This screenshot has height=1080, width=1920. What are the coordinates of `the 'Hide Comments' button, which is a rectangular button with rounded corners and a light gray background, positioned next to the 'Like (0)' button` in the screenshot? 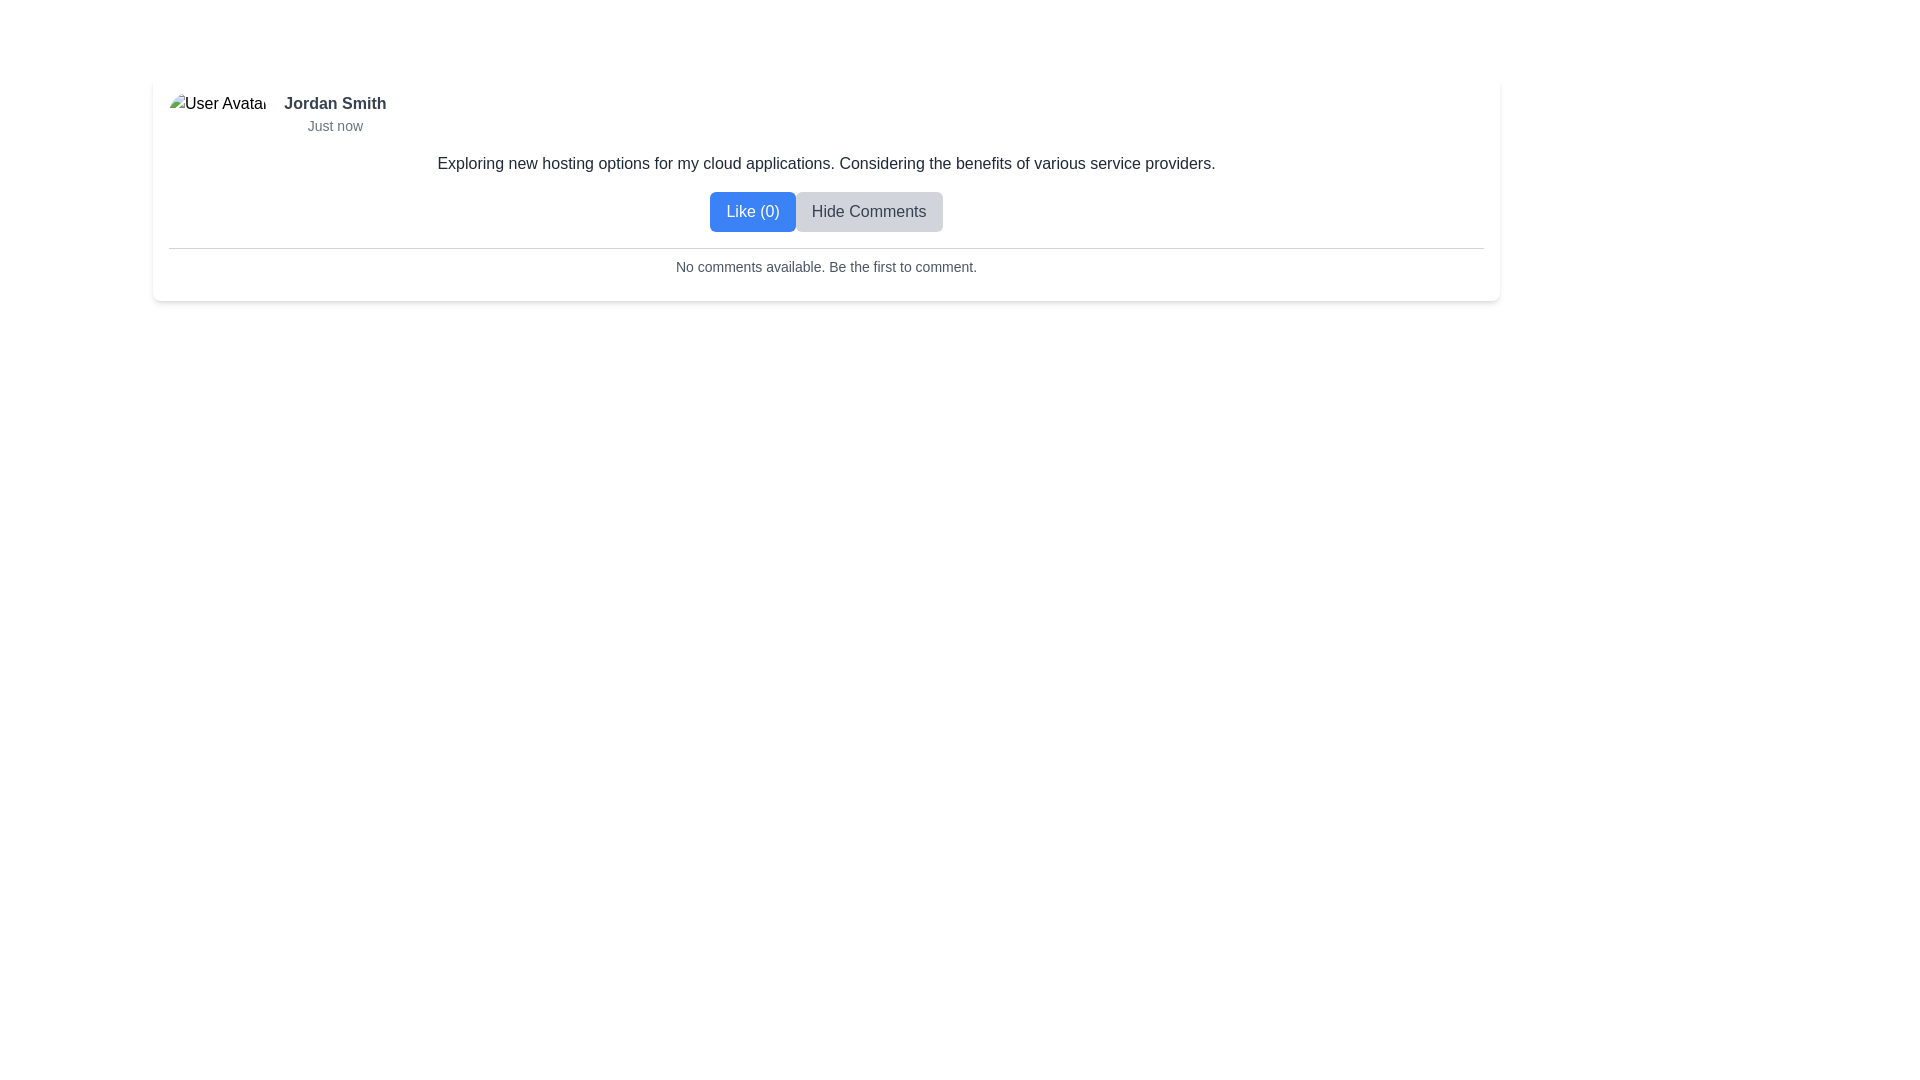 It's located at (869, 212).